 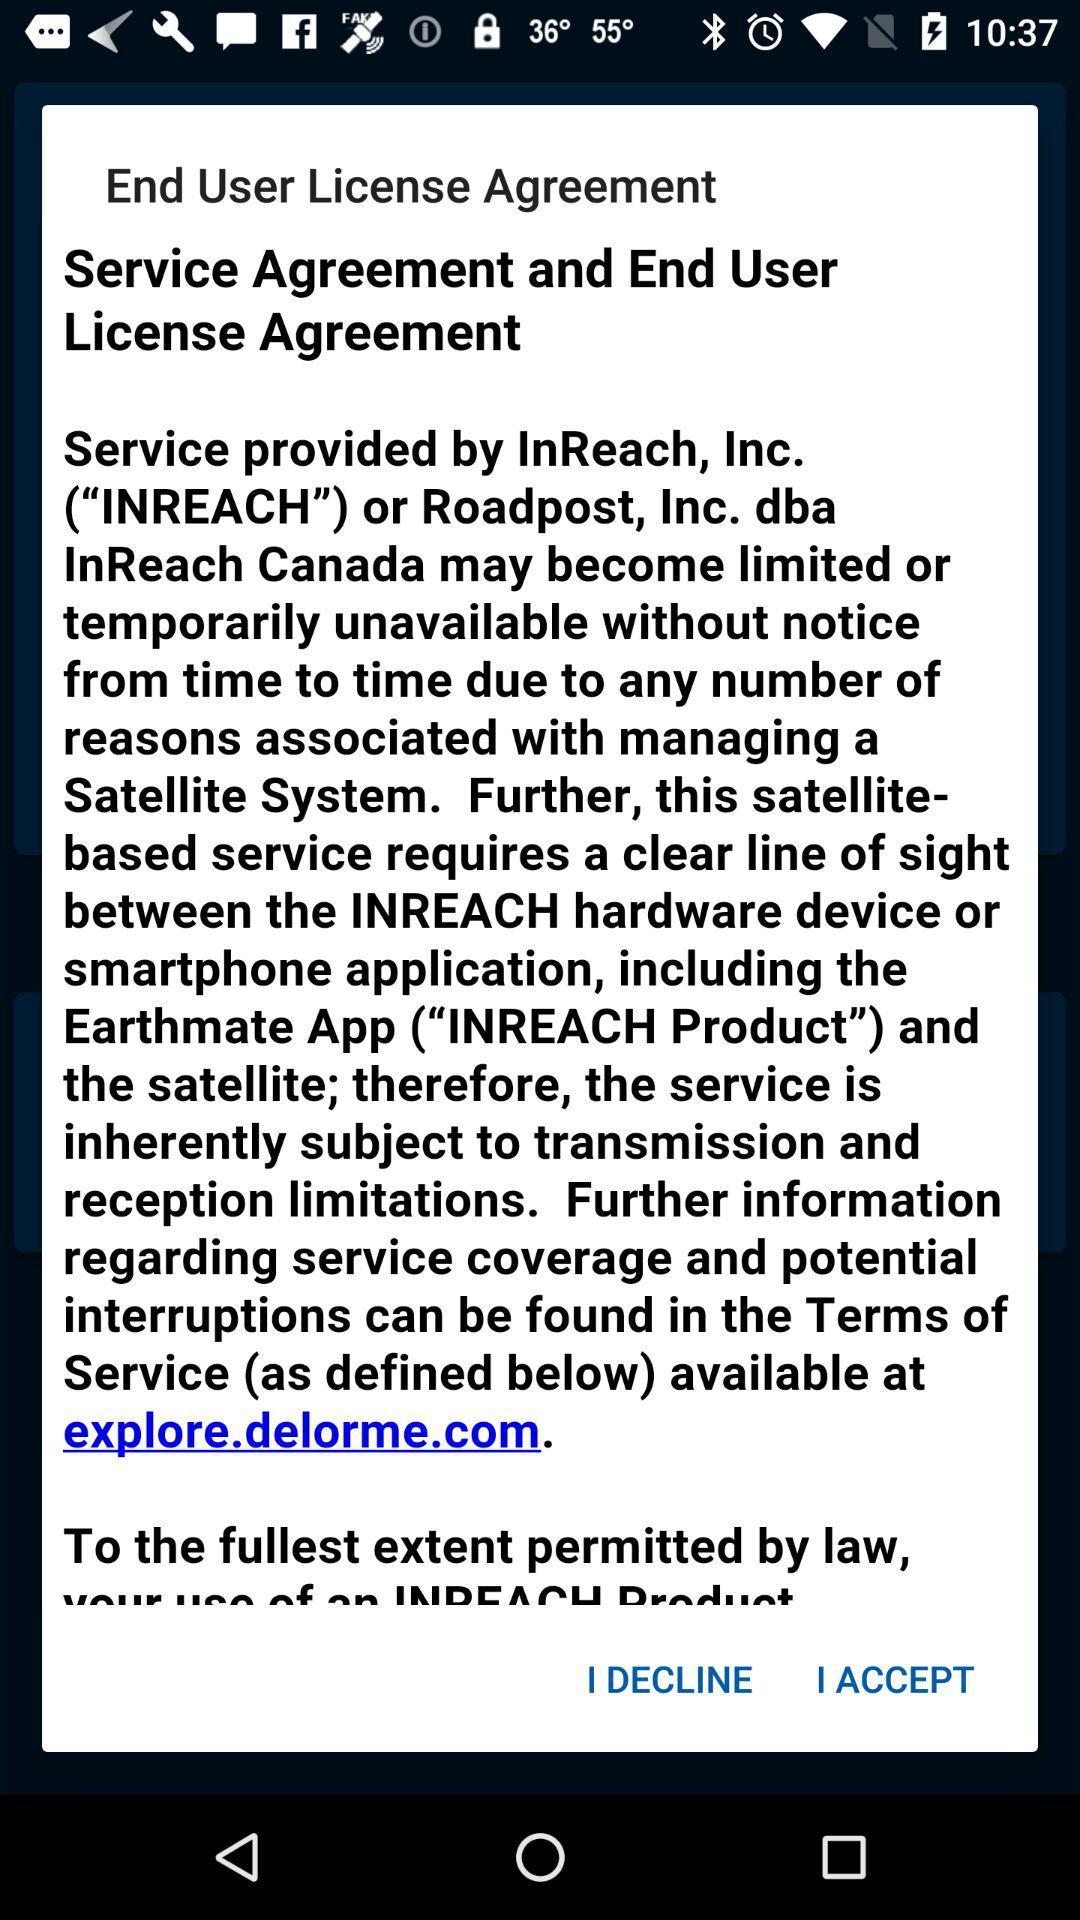 I want to click on click on text, so click(x=540, y=909).